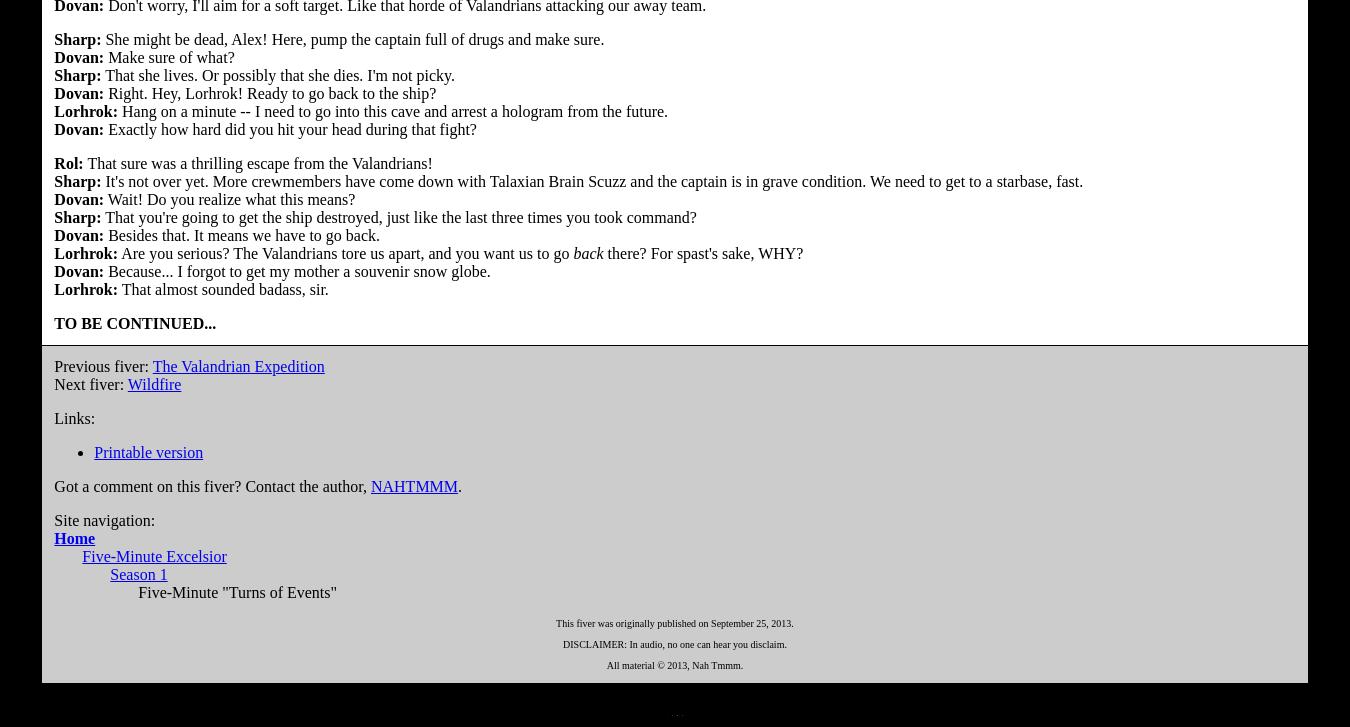  Describe the element at coordinates (241, 234) in the screenshot. I see `'Besides that. It means we have to go back.'` at that location.